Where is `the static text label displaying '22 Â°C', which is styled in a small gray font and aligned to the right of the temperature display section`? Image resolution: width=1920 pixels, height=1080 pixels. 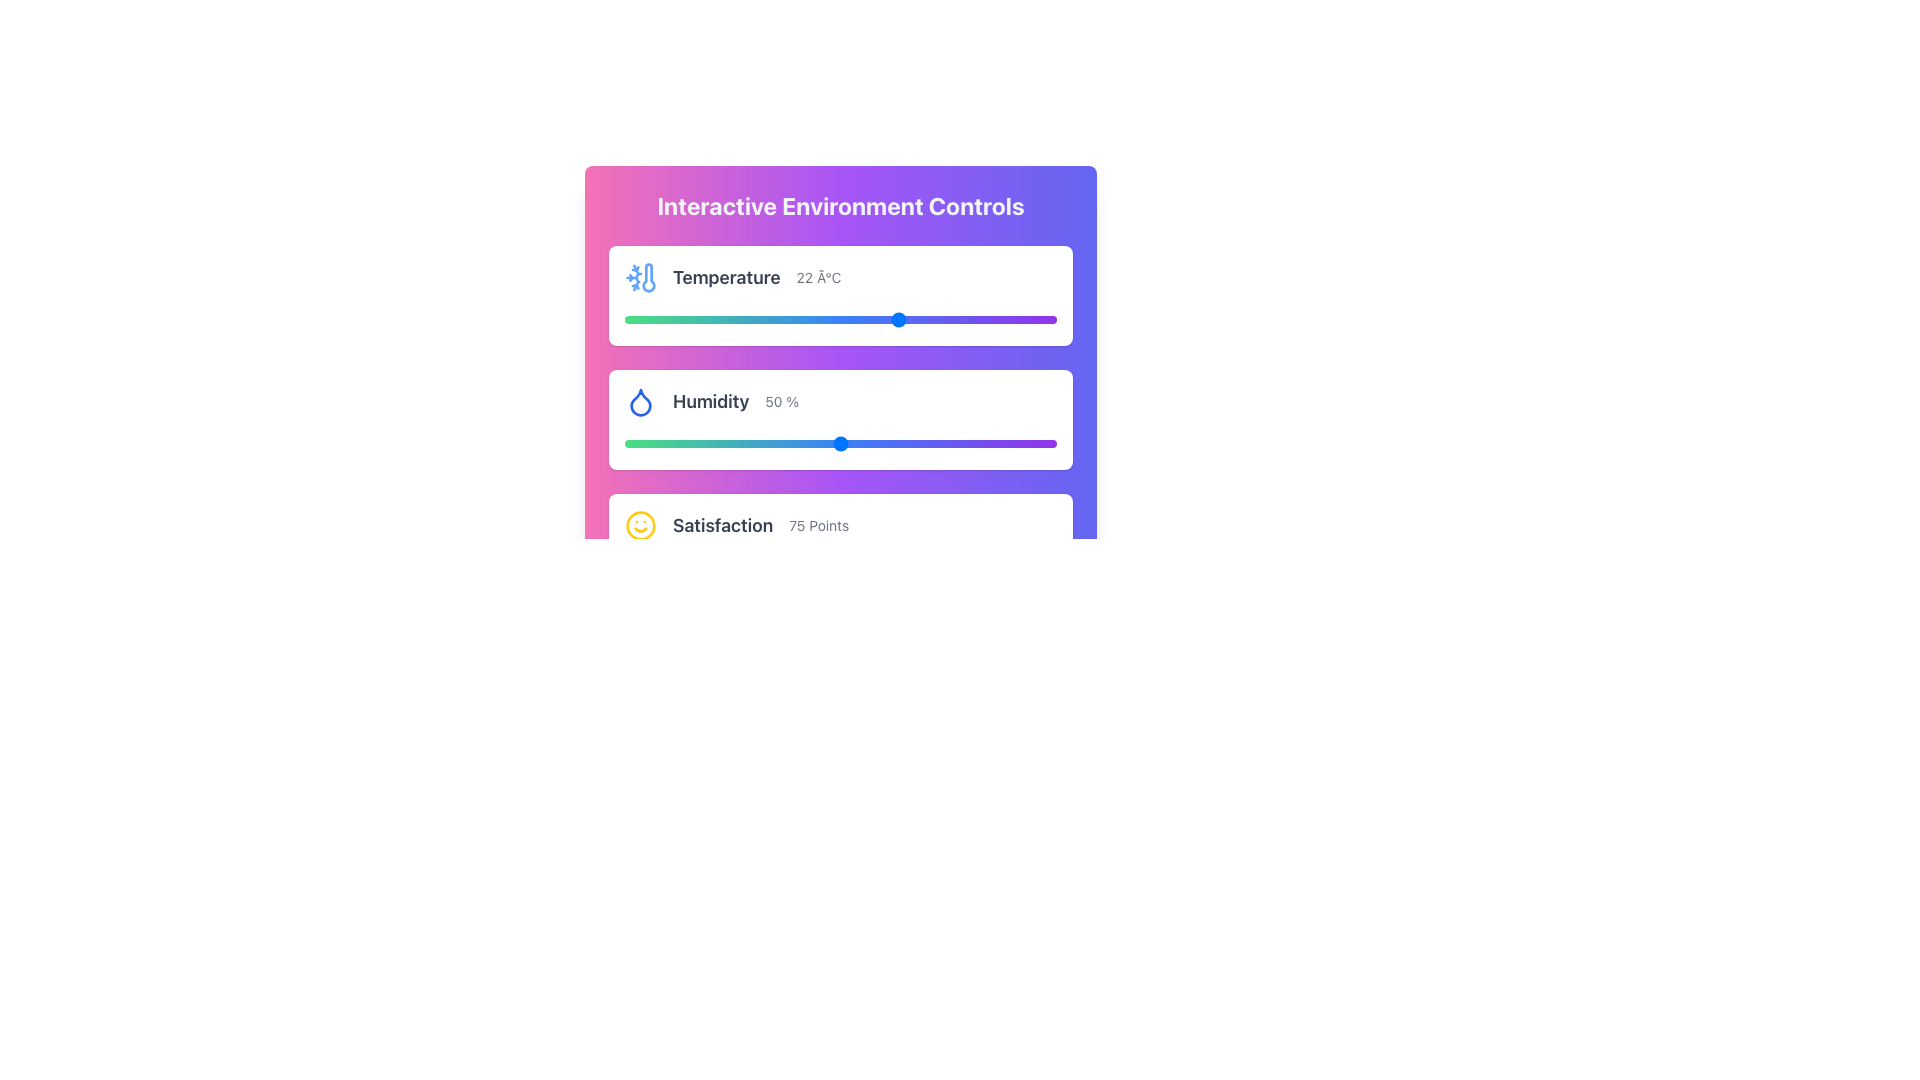
the static text label displaying '22 Â°C', which is styled in a small gray font and aligned to the right of the temperature display section is located at coordinates (819, 277).